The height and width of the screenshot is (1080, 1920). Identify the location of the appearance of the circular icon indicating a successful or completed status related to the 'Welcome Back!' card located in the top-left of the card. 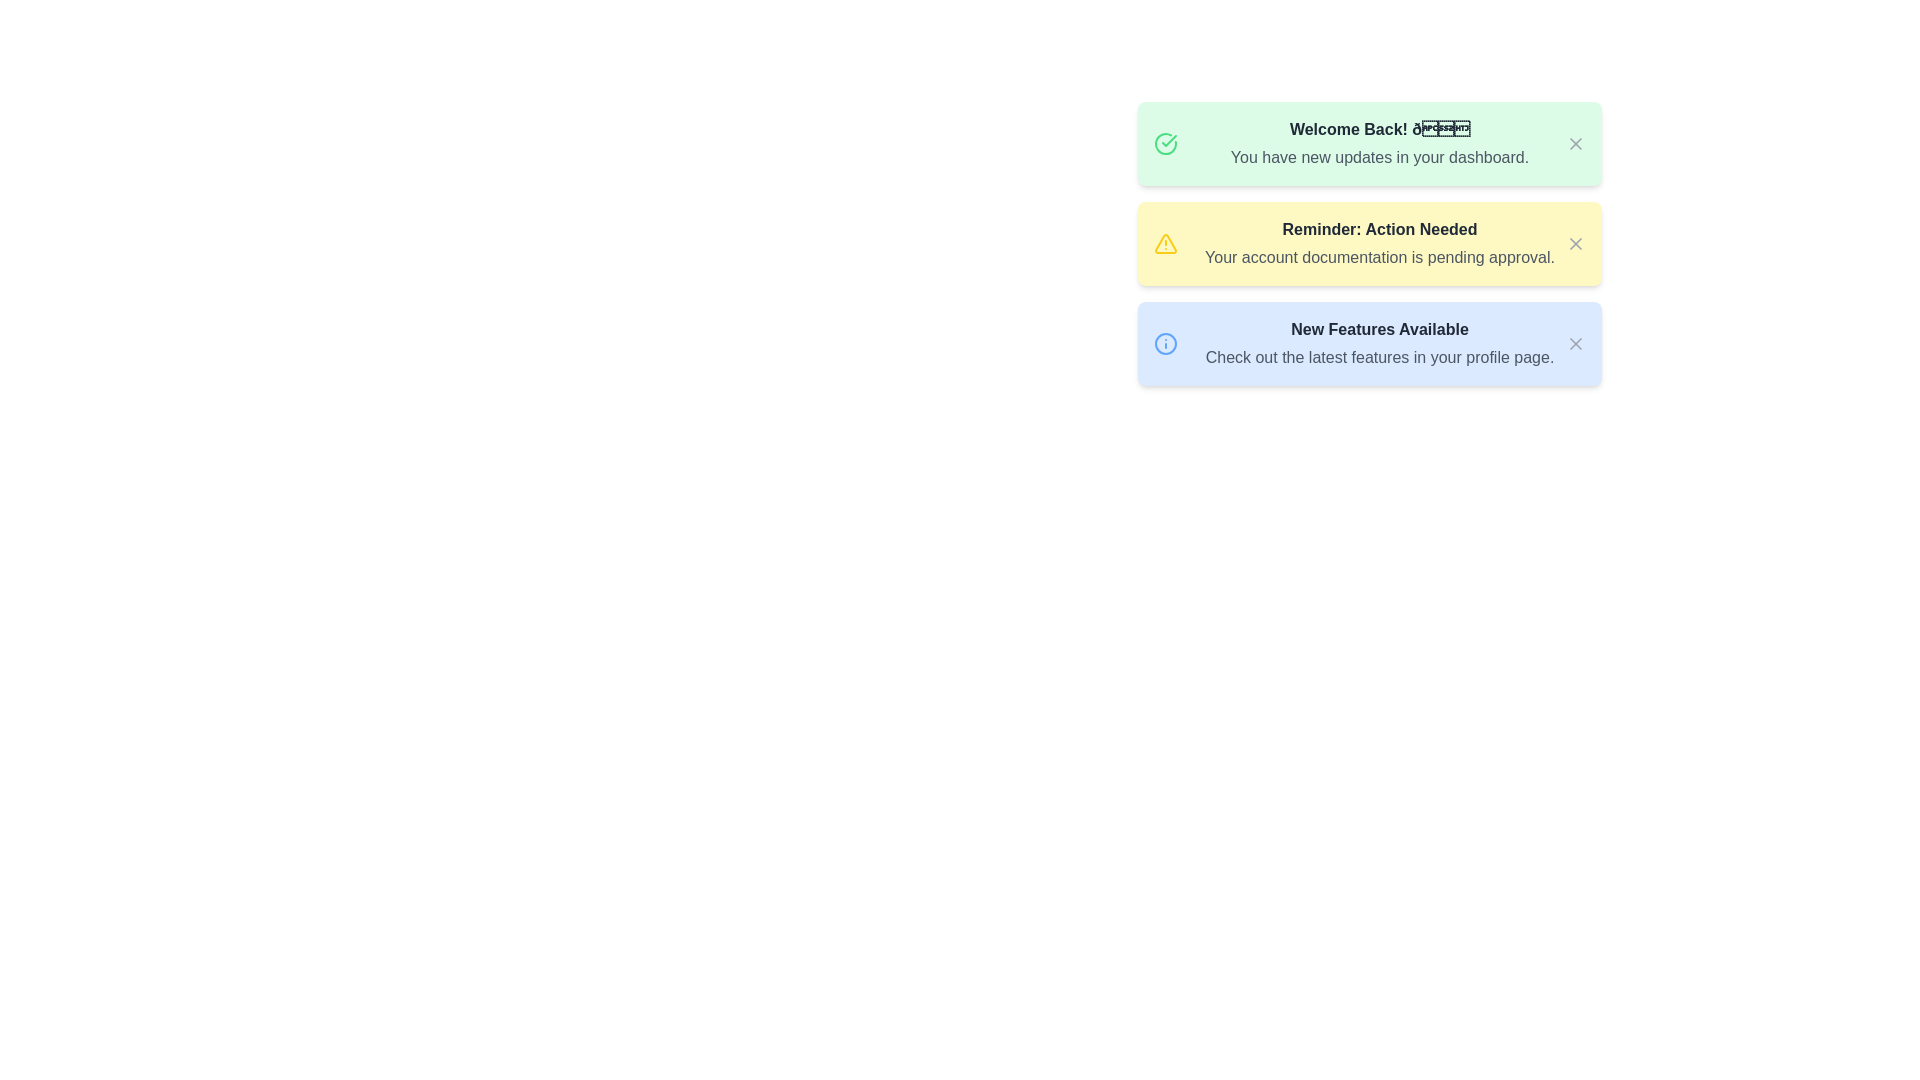
(1169, 140).